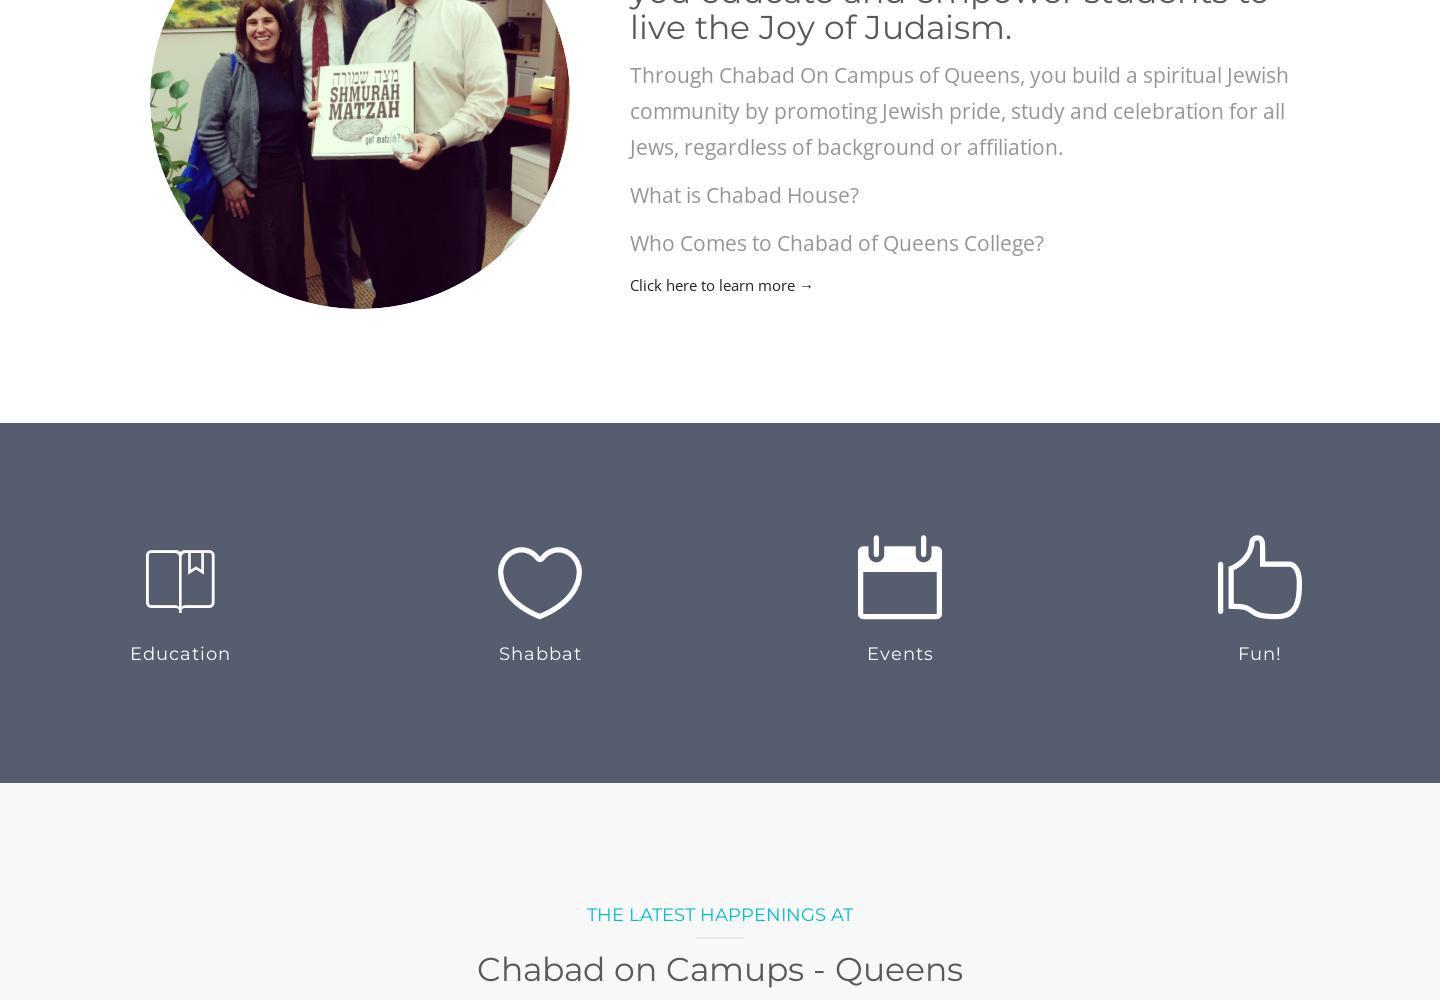 This screenshot has height=1000, width=1440. I want to click on 'Who Comes to Chabad of Queens College?', so click(629, 242).